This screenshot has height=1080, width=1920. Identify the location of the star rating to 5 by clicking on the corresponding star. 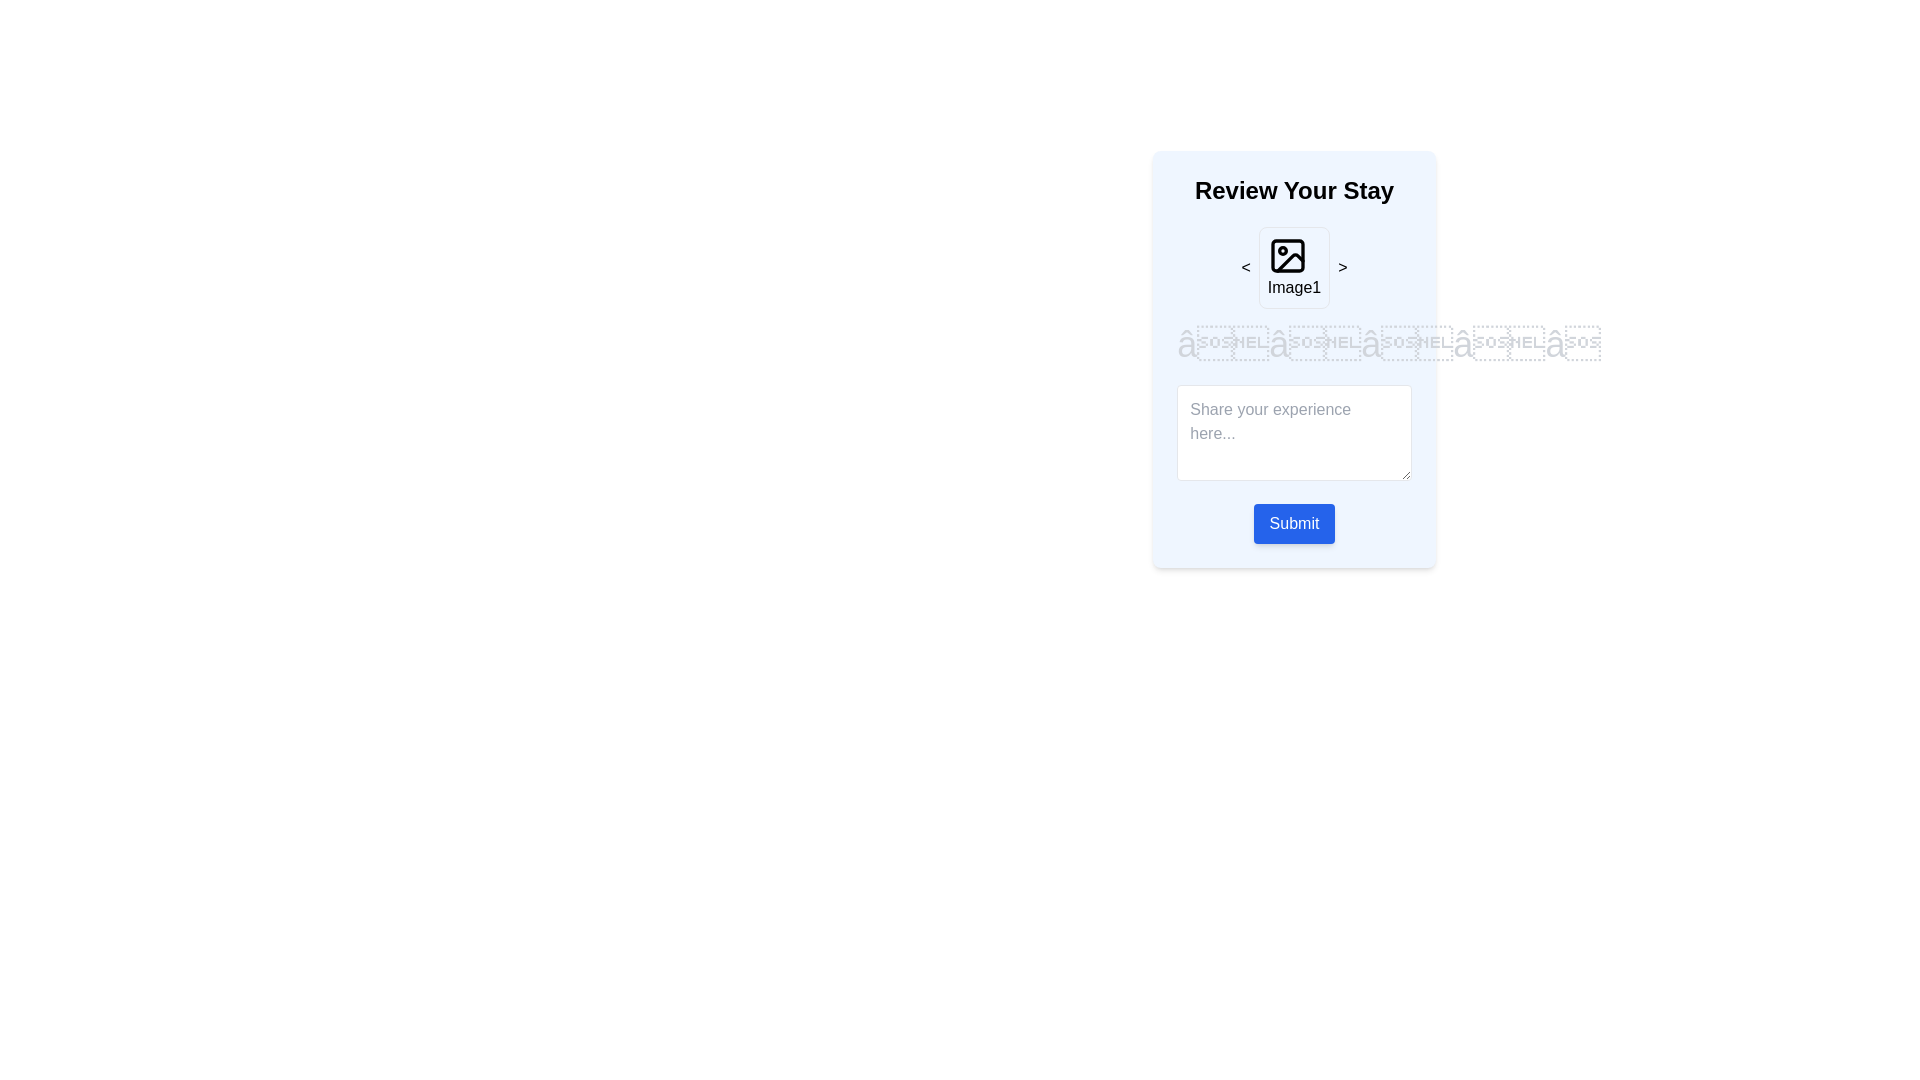
(1590, 343).